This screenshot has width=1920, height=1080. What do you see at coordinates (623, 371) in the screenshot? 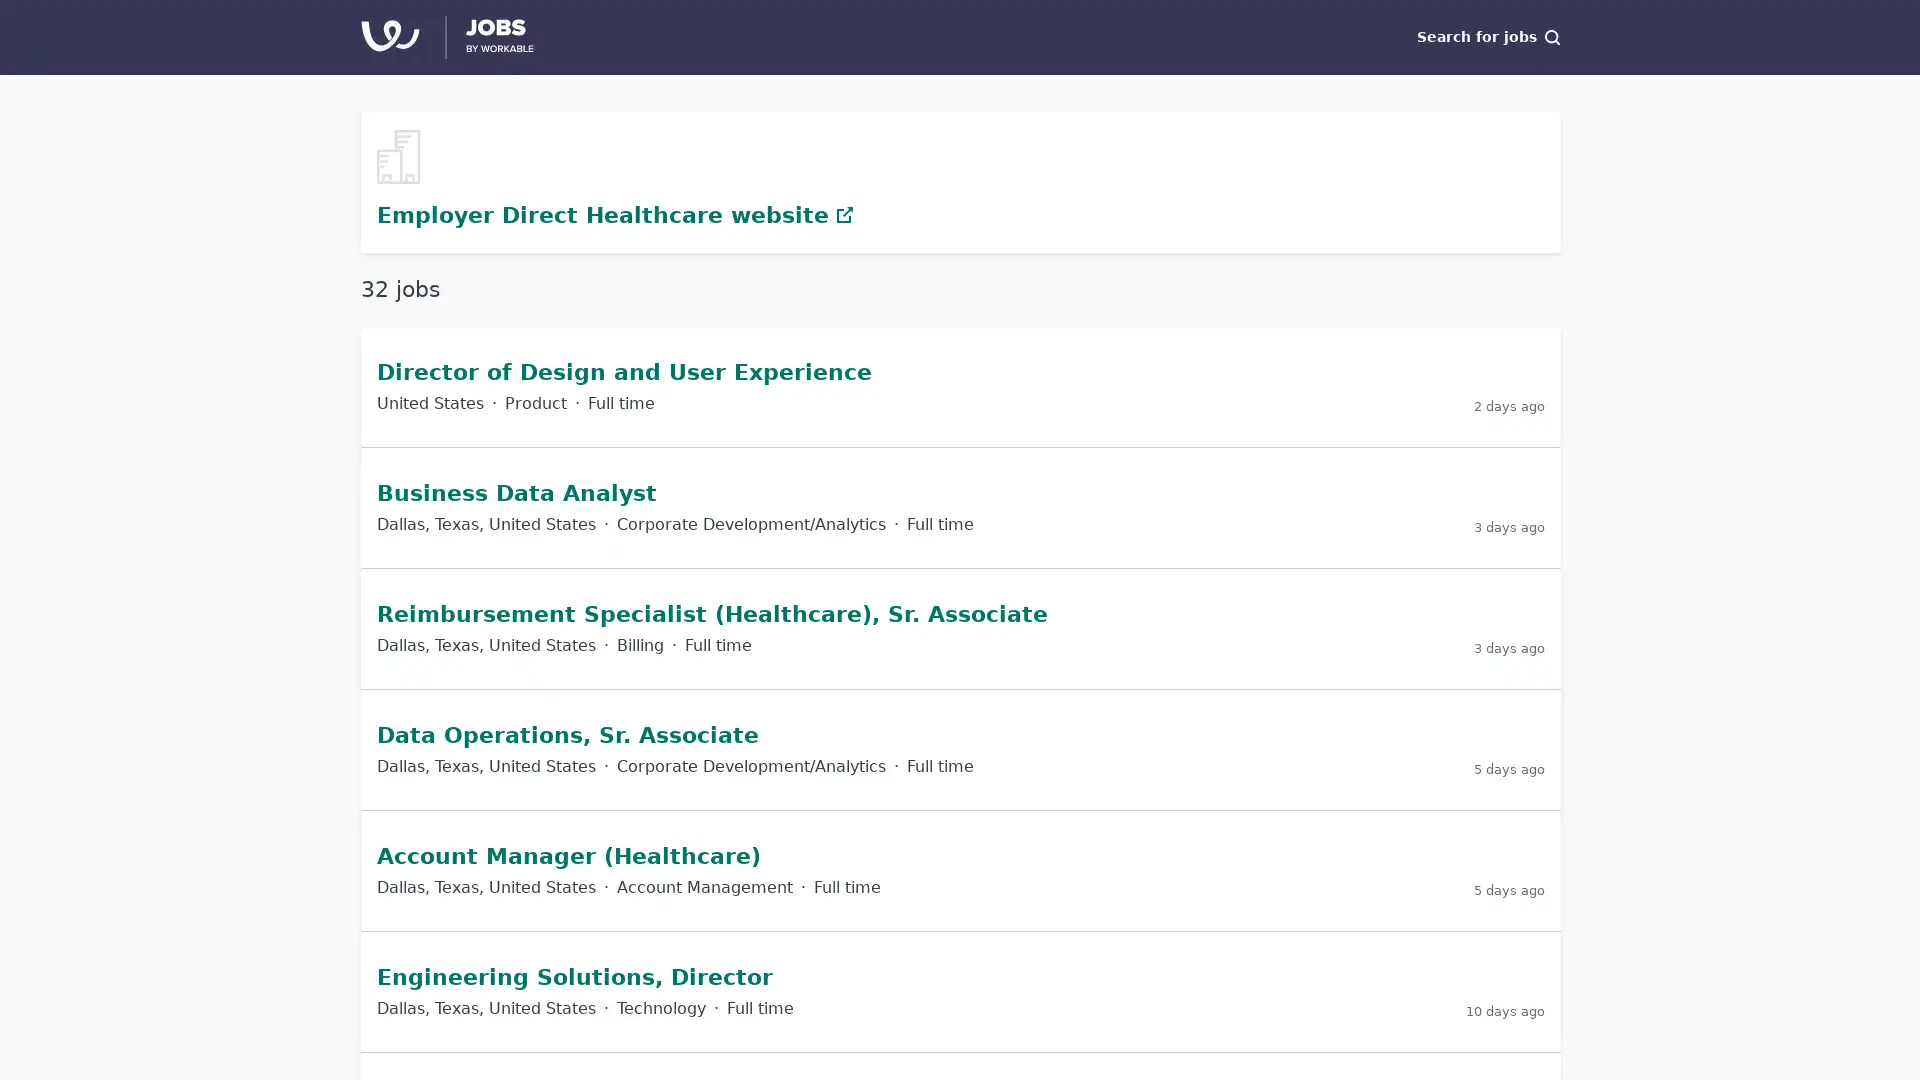
I see `Director of Design and User Experience` at bounding box center [623, 371].